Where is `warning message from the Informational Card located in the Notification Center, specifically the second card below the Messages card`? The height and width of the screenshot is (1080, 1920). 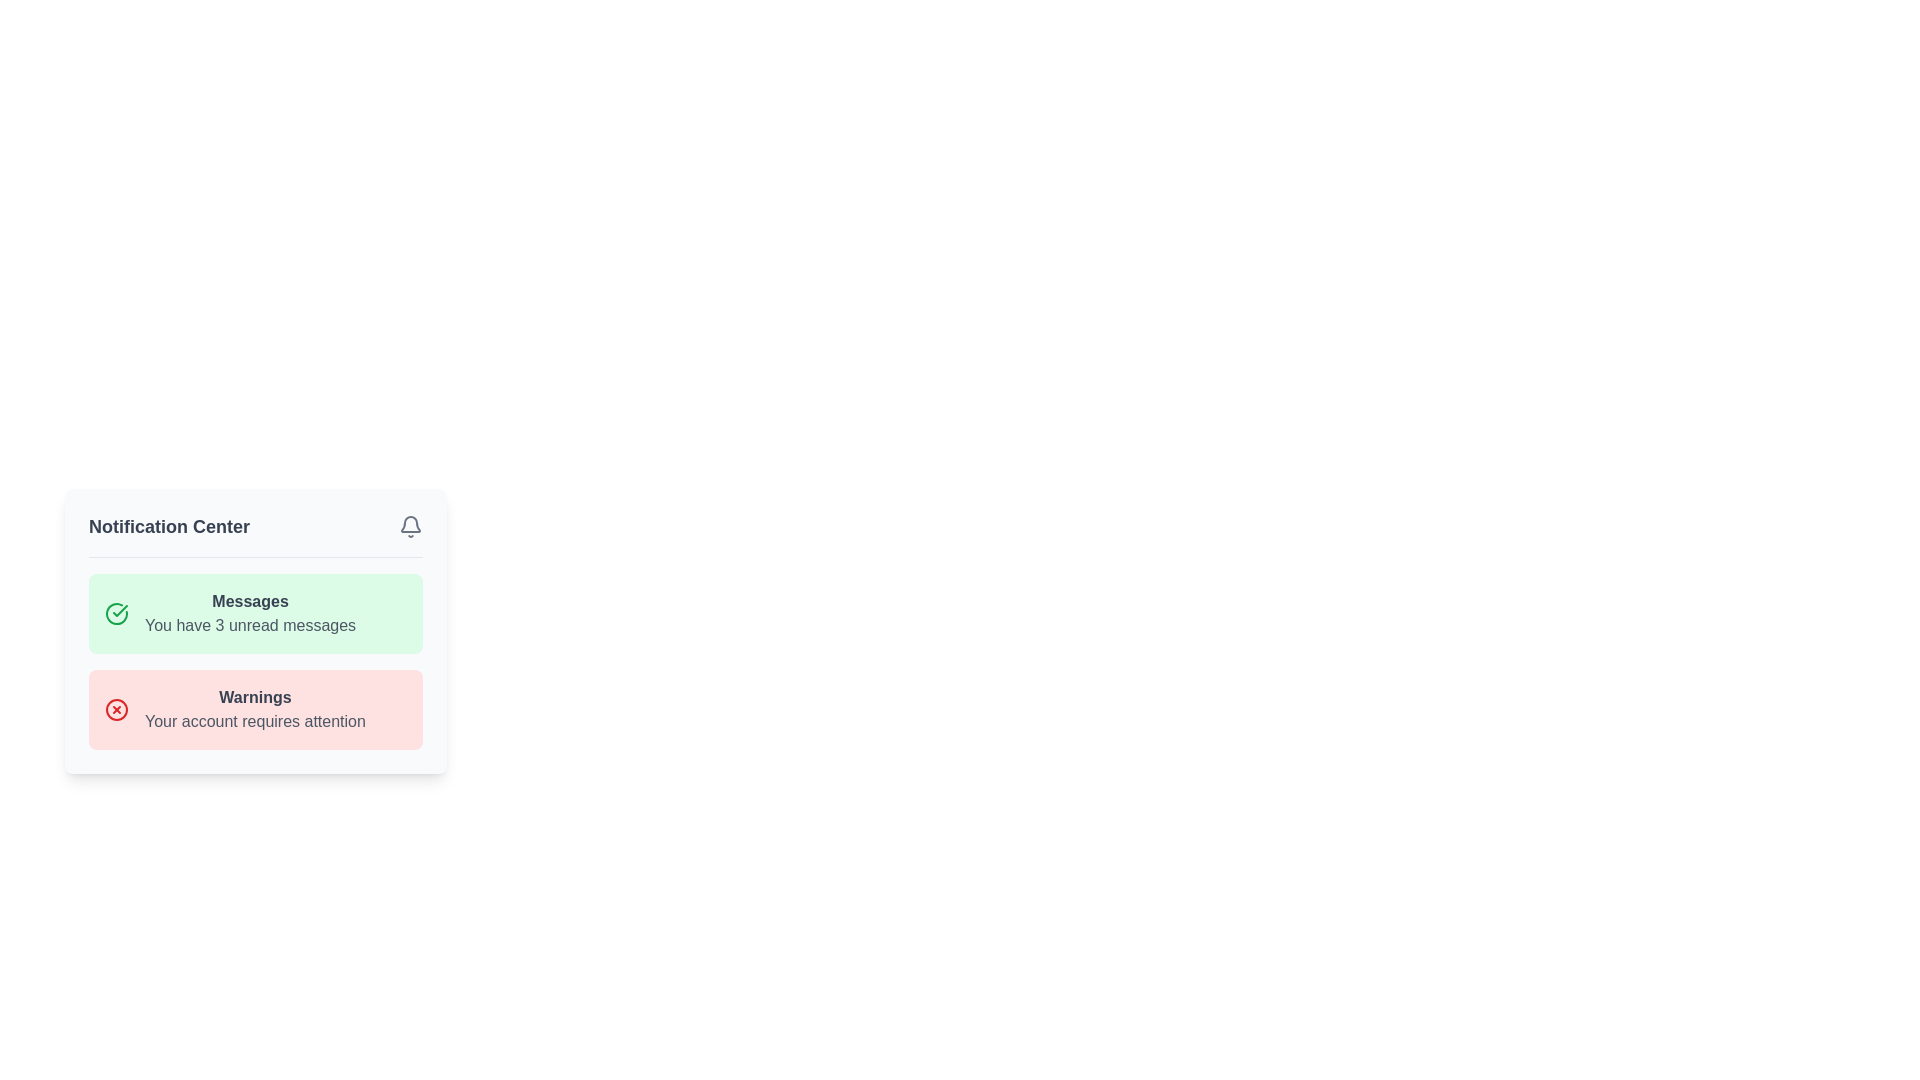 warning message from the Informational Card located in the Notification Center, specifically the second card below the Messages card is located at coordinates (254, 708).